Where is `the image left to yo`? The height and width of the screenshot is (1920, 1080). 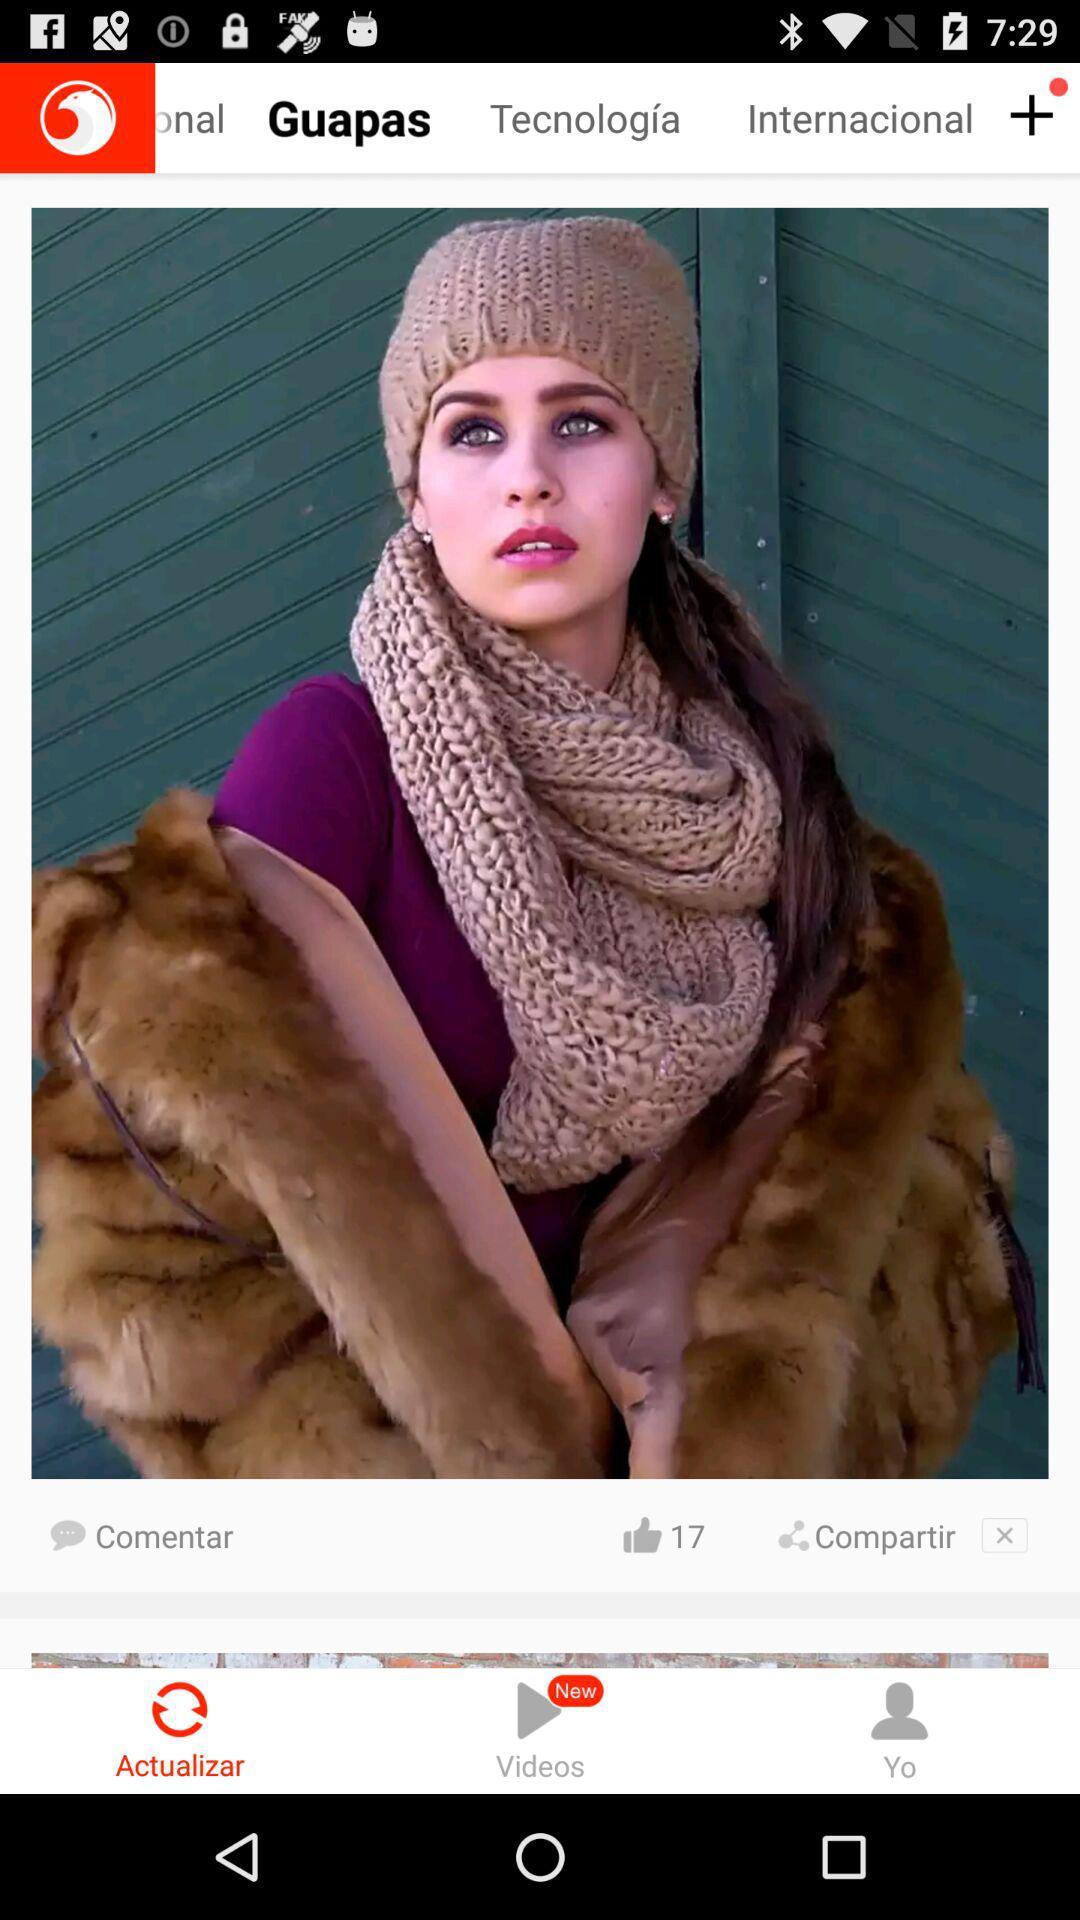 the image left to yo is located at coordinates (540, 1730).